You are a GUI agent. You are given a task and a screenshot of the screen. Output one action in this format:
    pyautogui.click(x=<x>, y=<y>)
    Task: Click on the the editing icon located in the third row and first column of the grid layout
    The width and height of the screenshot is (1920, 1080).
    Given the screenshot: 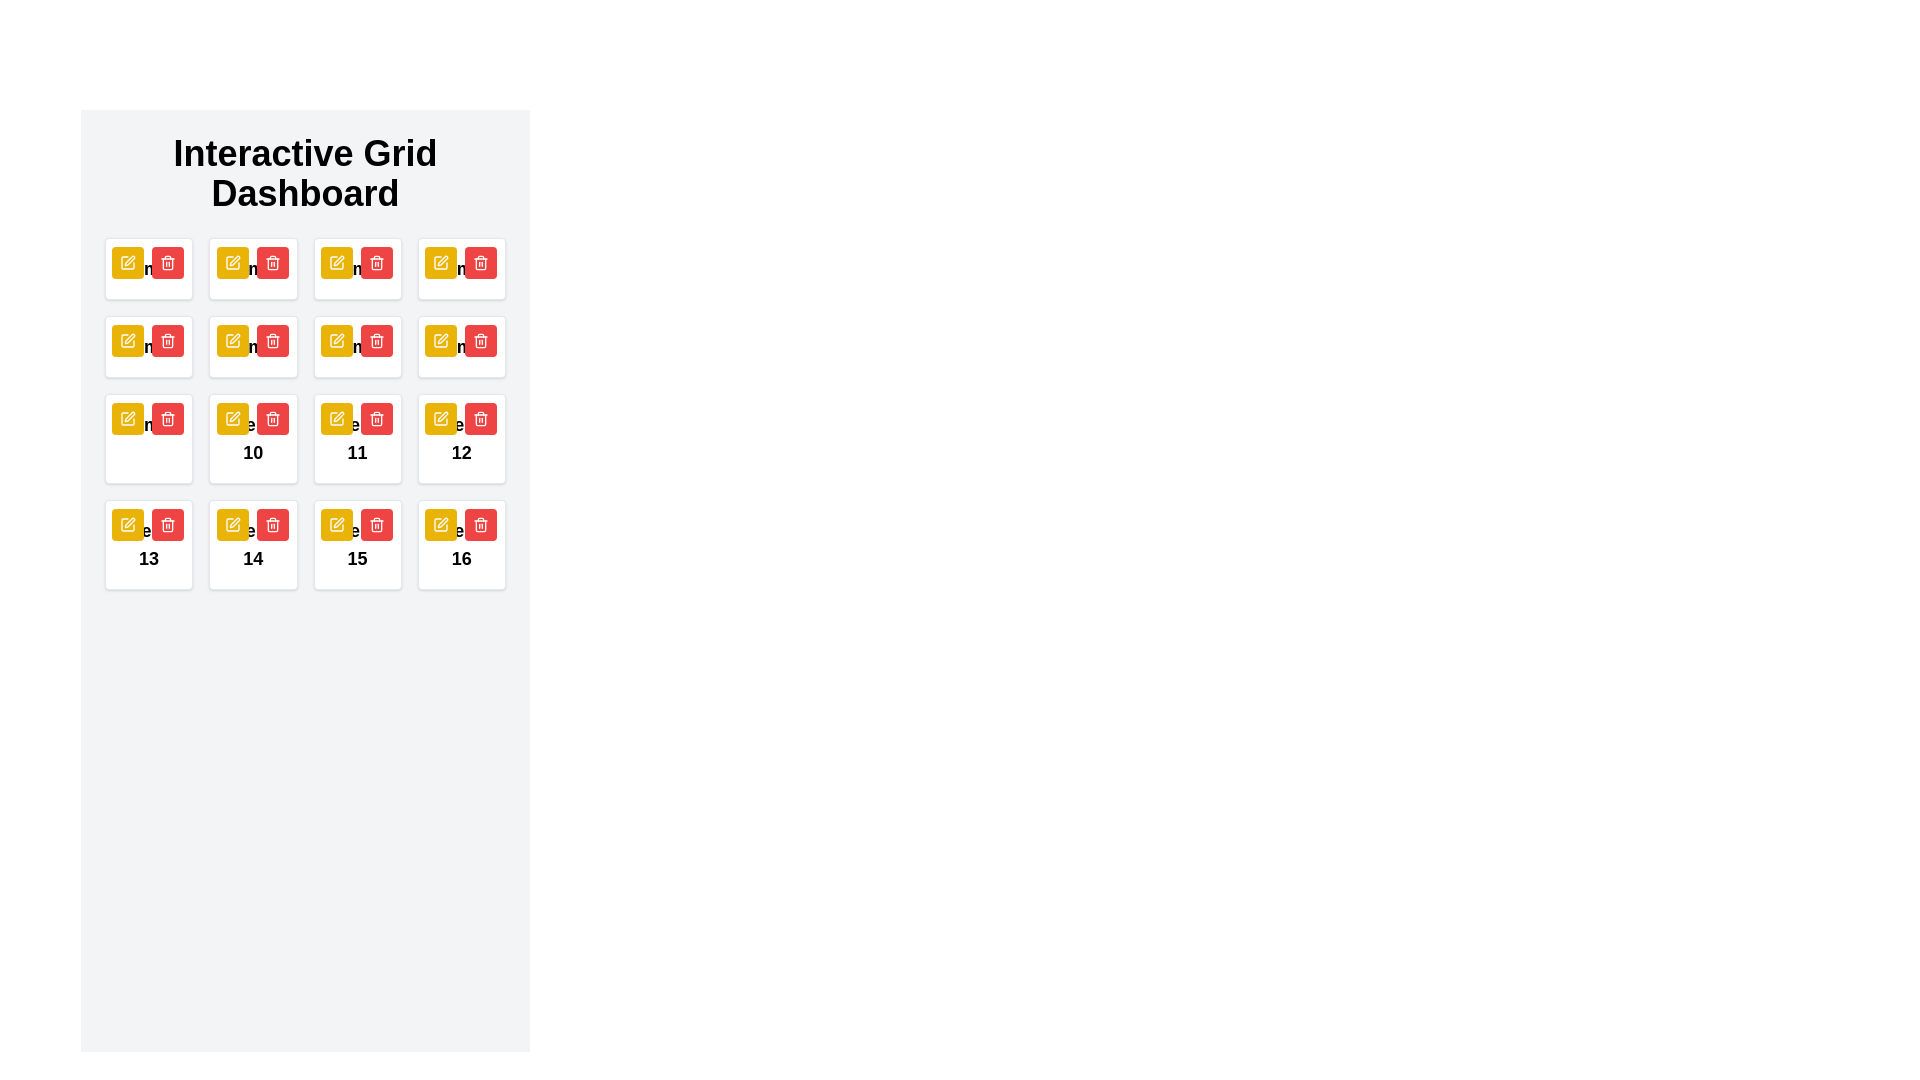 What is the action you would take?
    pyautogui.click(x=129, y=522)
    